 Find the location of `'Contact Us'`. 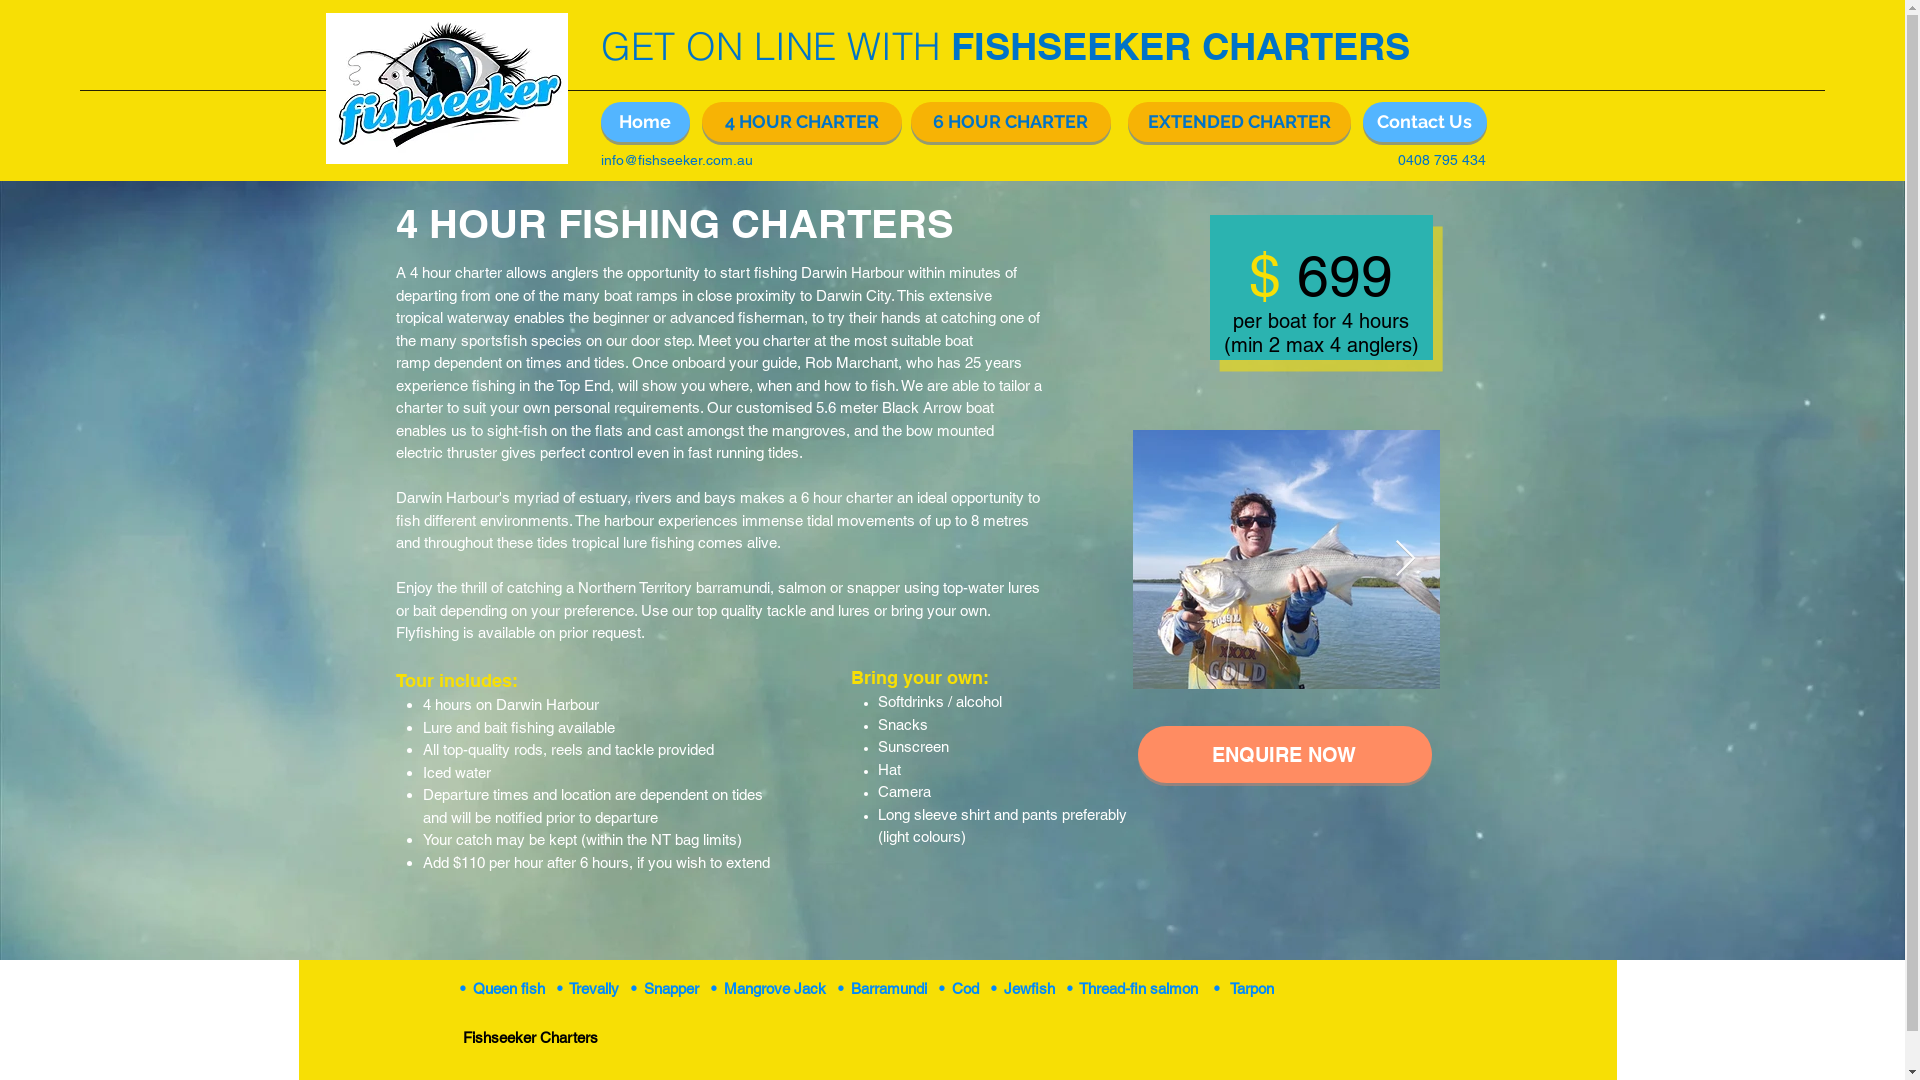

'Contact Us' is located at coordinates (1423, 122).